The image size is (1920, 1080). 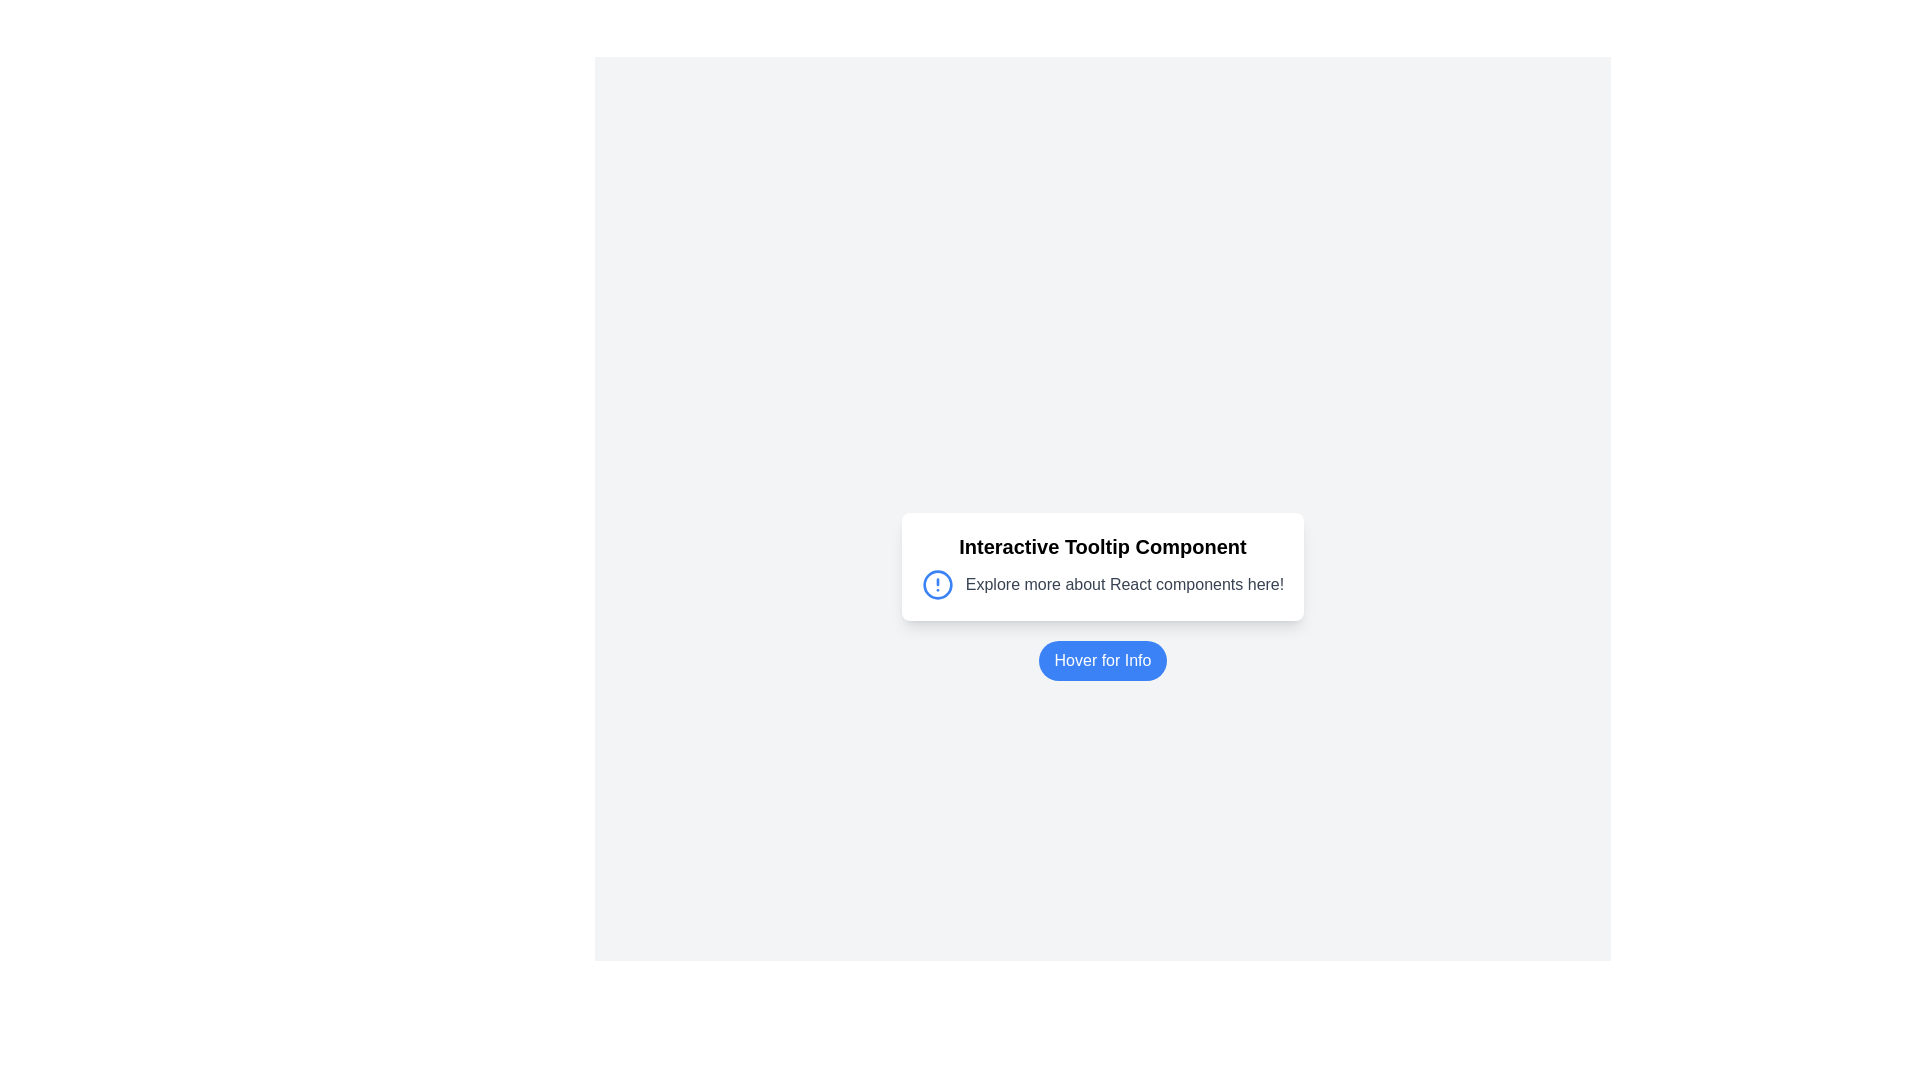 What do you see at coordinates (936, 585) in the screenshot?
I see `the informational or warning icon located to the left of the message 'Explore more about React components here!'` at bounding box center [936, 585].